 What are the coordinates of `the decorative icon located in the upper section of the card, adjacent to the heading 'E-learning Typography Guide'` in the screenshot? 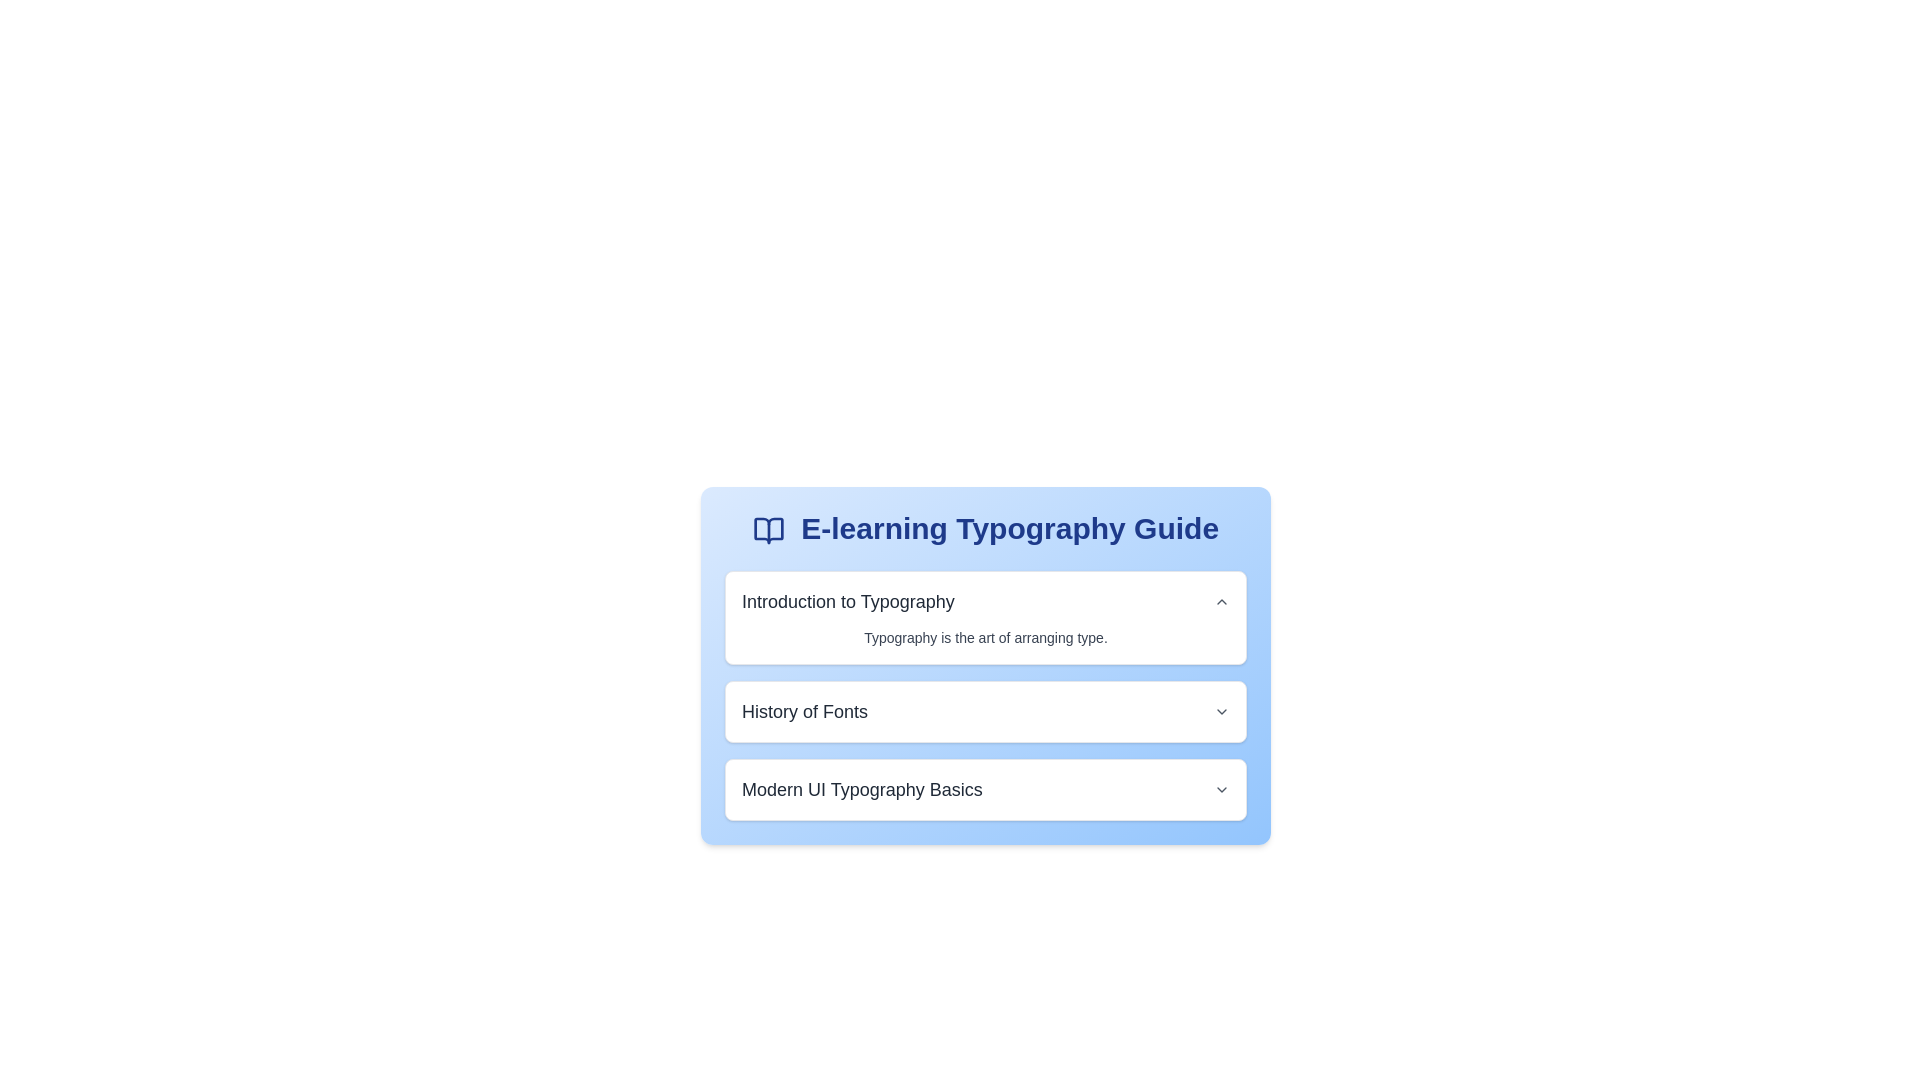 It's located at (767, 530).